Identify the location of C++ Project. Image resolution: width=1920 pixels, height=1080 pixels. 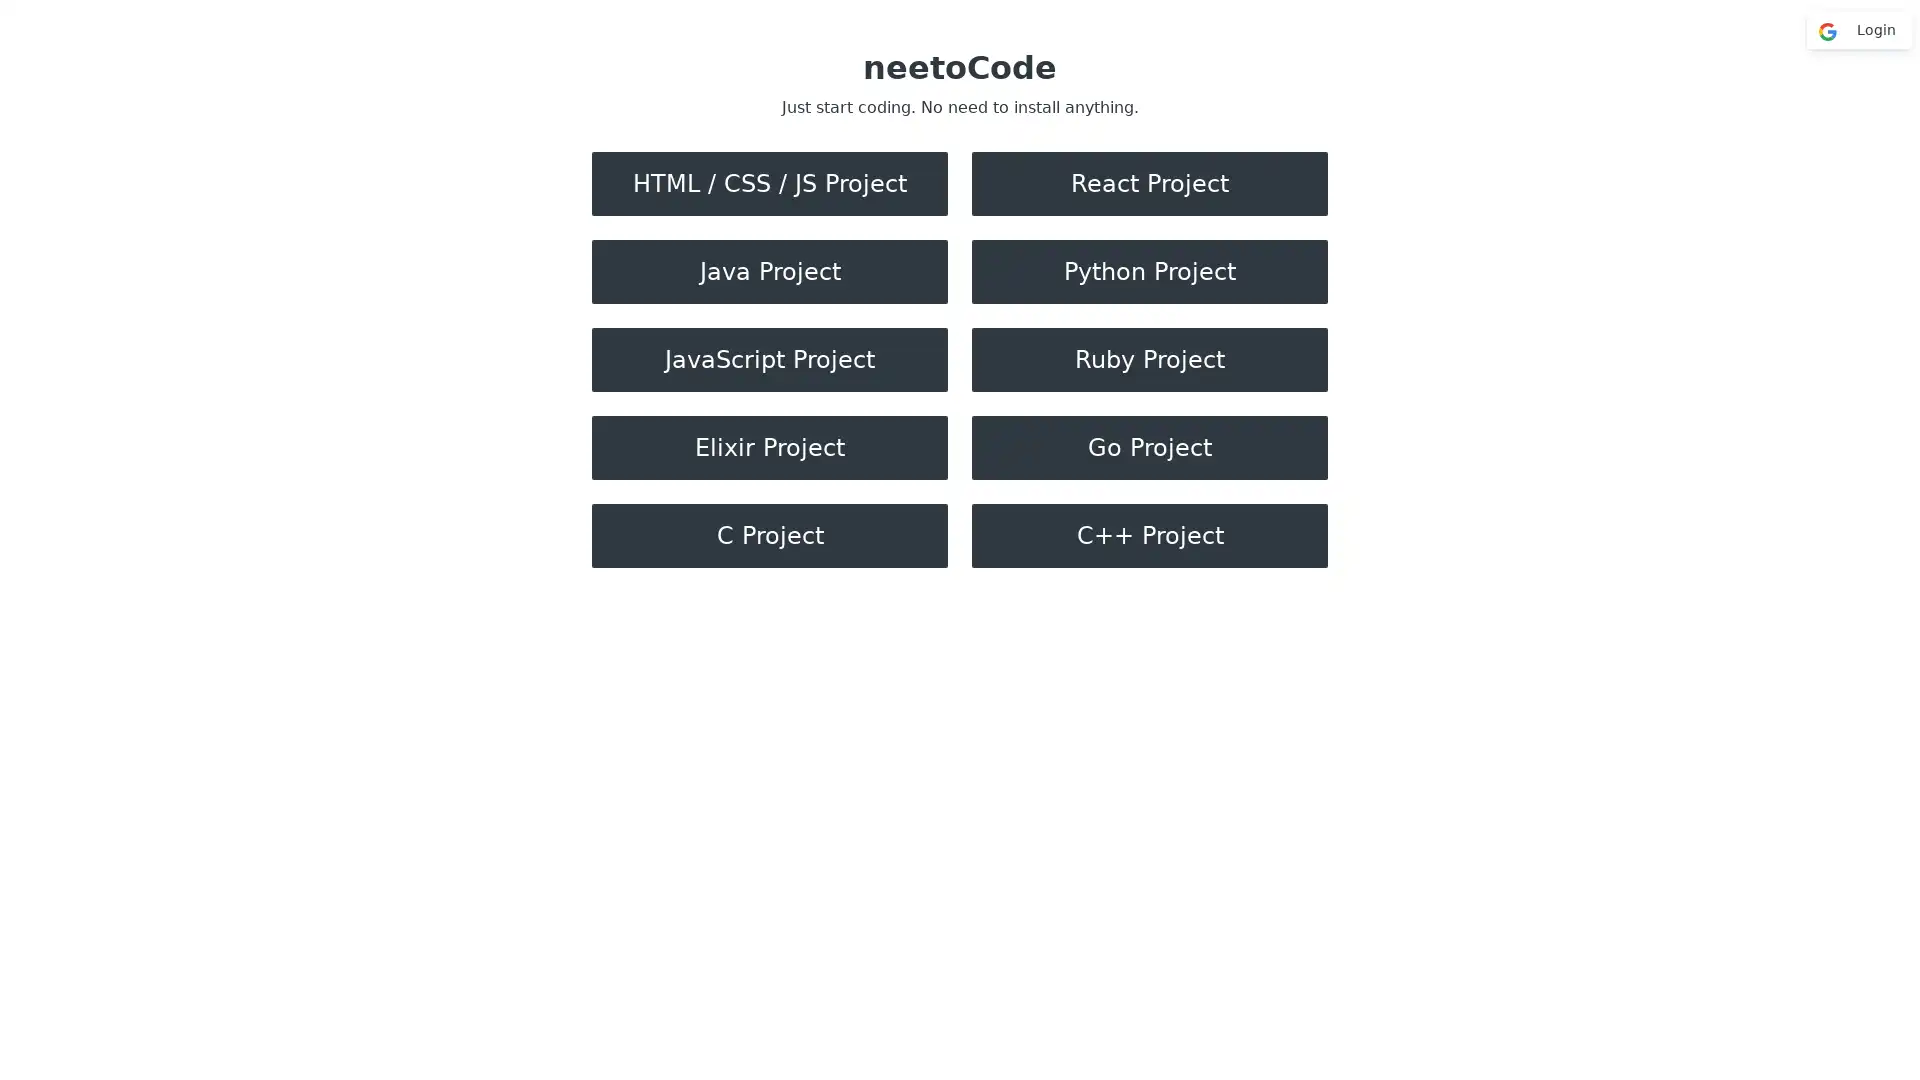
(1150, 535).